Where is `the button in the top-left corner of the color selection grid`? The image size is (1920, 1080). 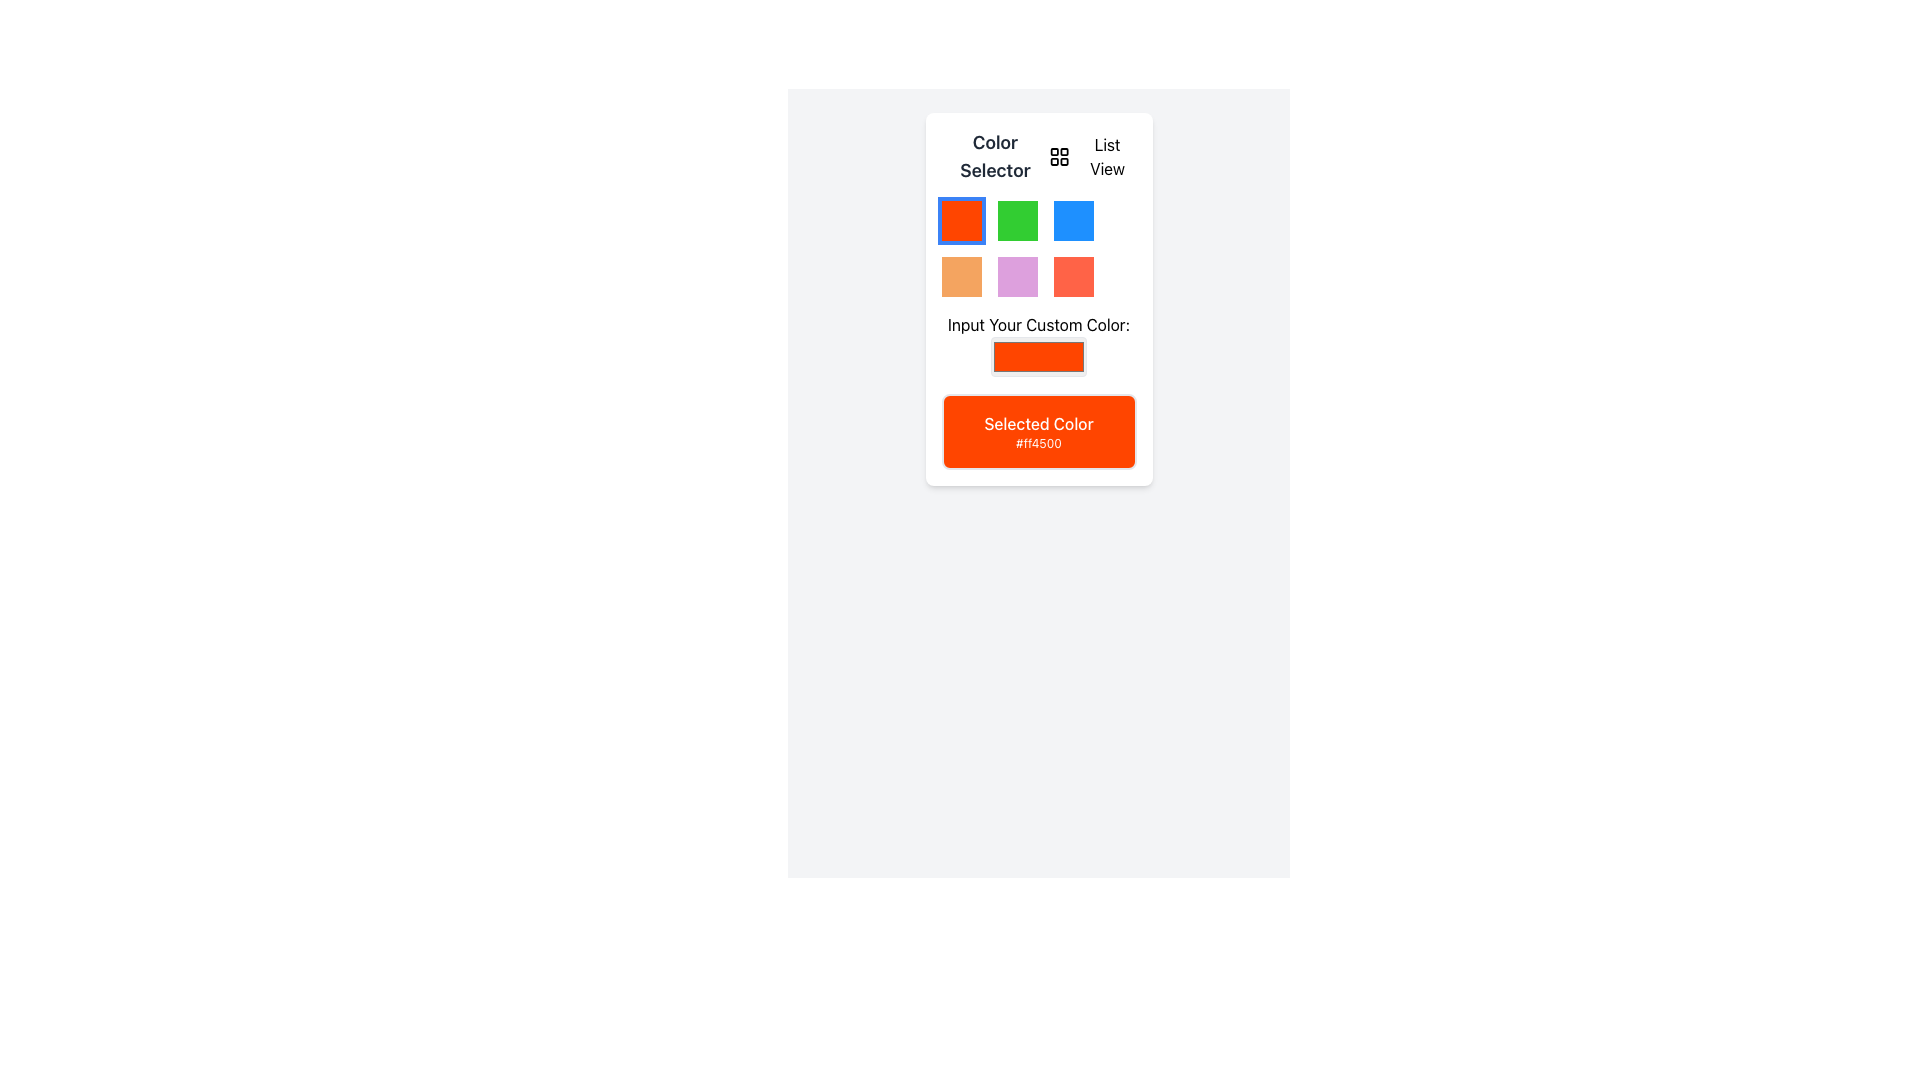 the button in the top-left corner of the color selection grid is located at coordinates (961, 220).